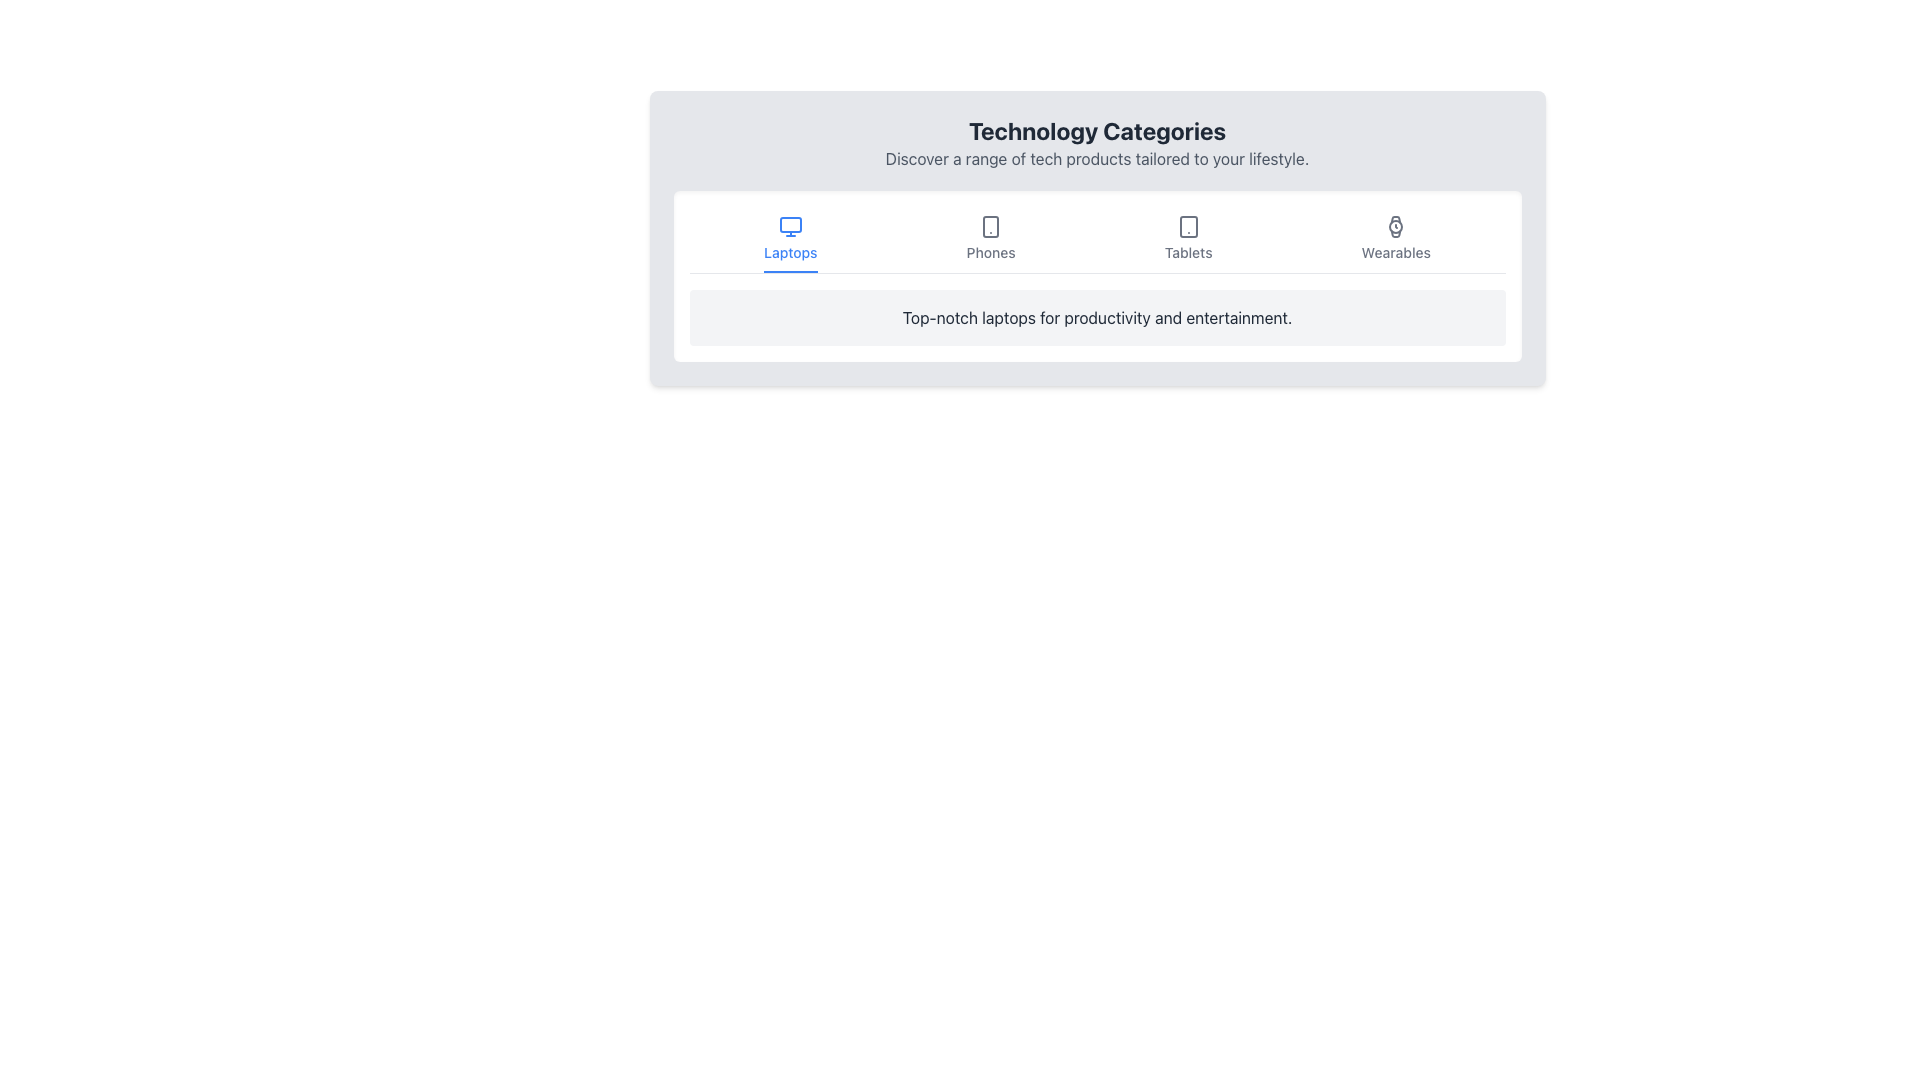 The image size is (1920, 1080). I want to click on text label displaying 'Laptops', which is styled with a smaller, medium-weight font and blue color, located directly under a monitor icon in a horizontal list of categories, so click(789, 252).